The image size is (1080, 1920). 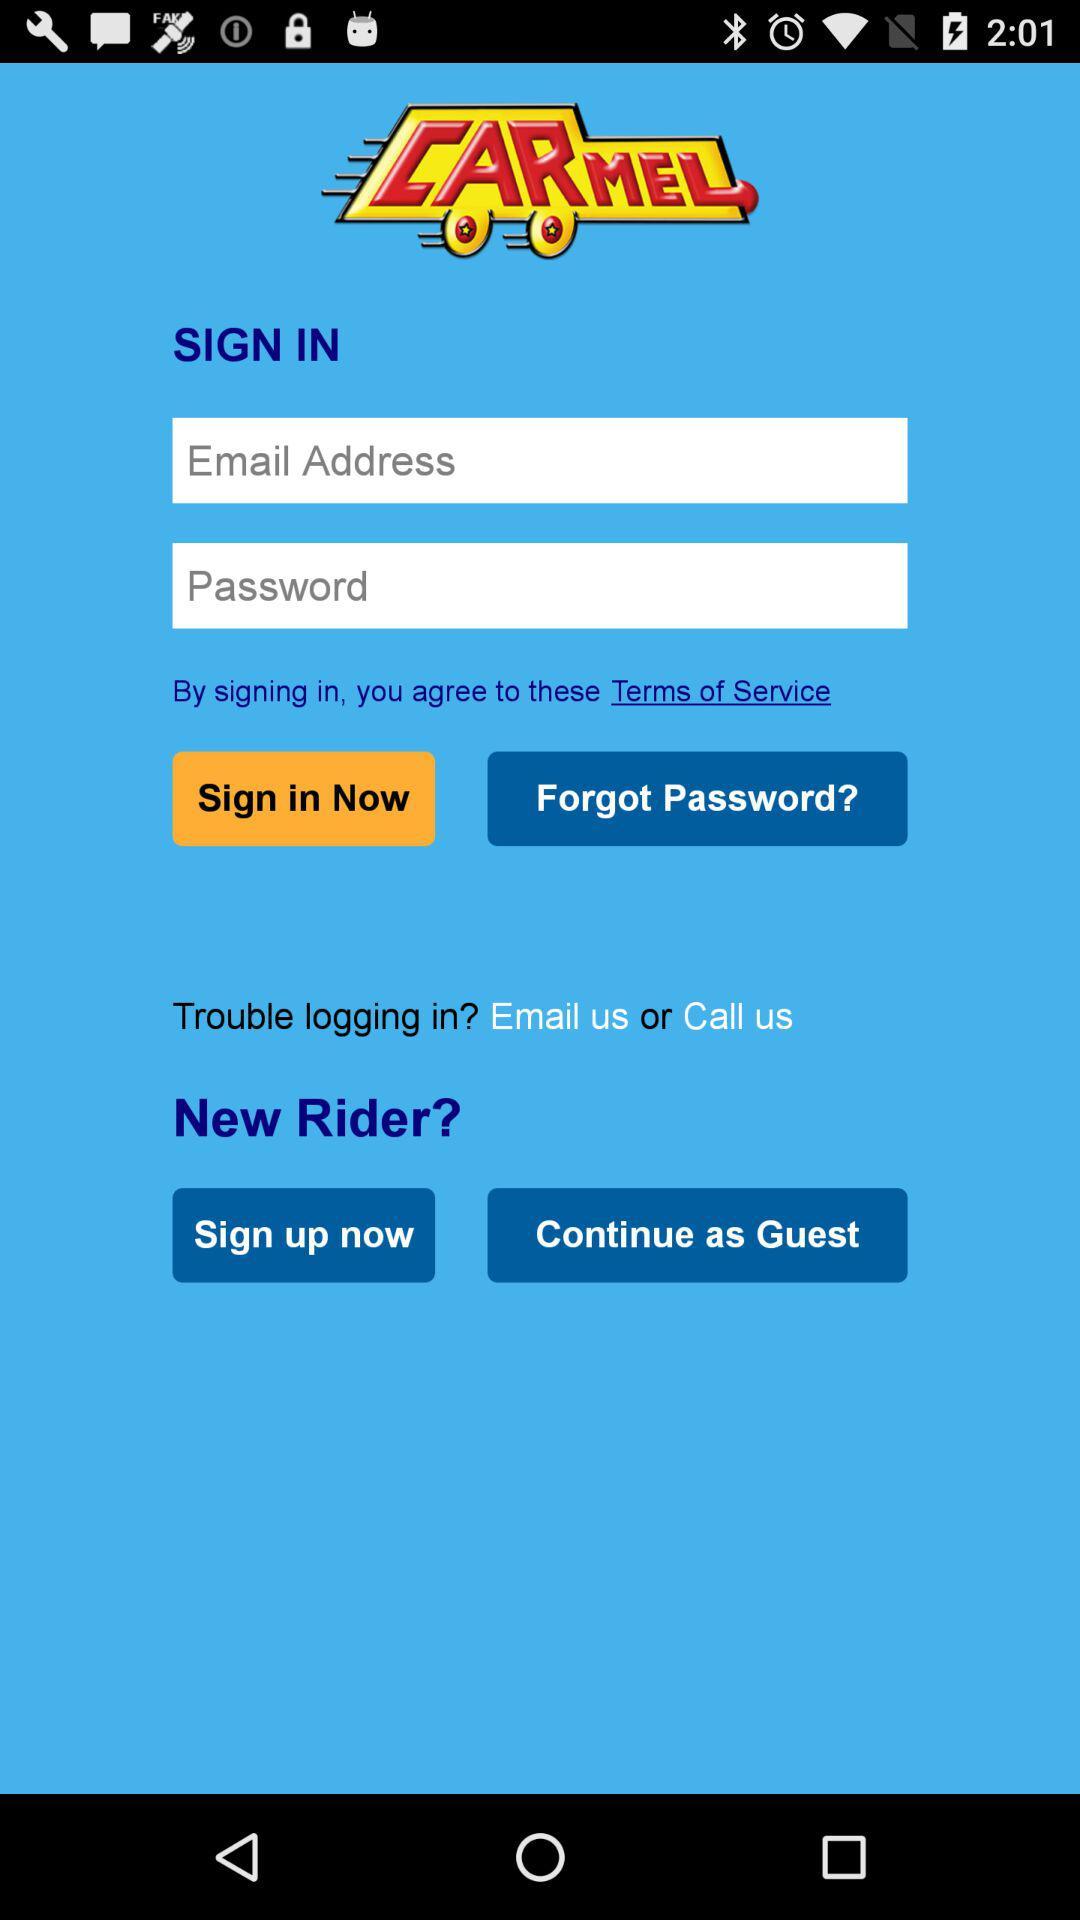 I want to click on terms of service icon, so click(x=721, y=690).